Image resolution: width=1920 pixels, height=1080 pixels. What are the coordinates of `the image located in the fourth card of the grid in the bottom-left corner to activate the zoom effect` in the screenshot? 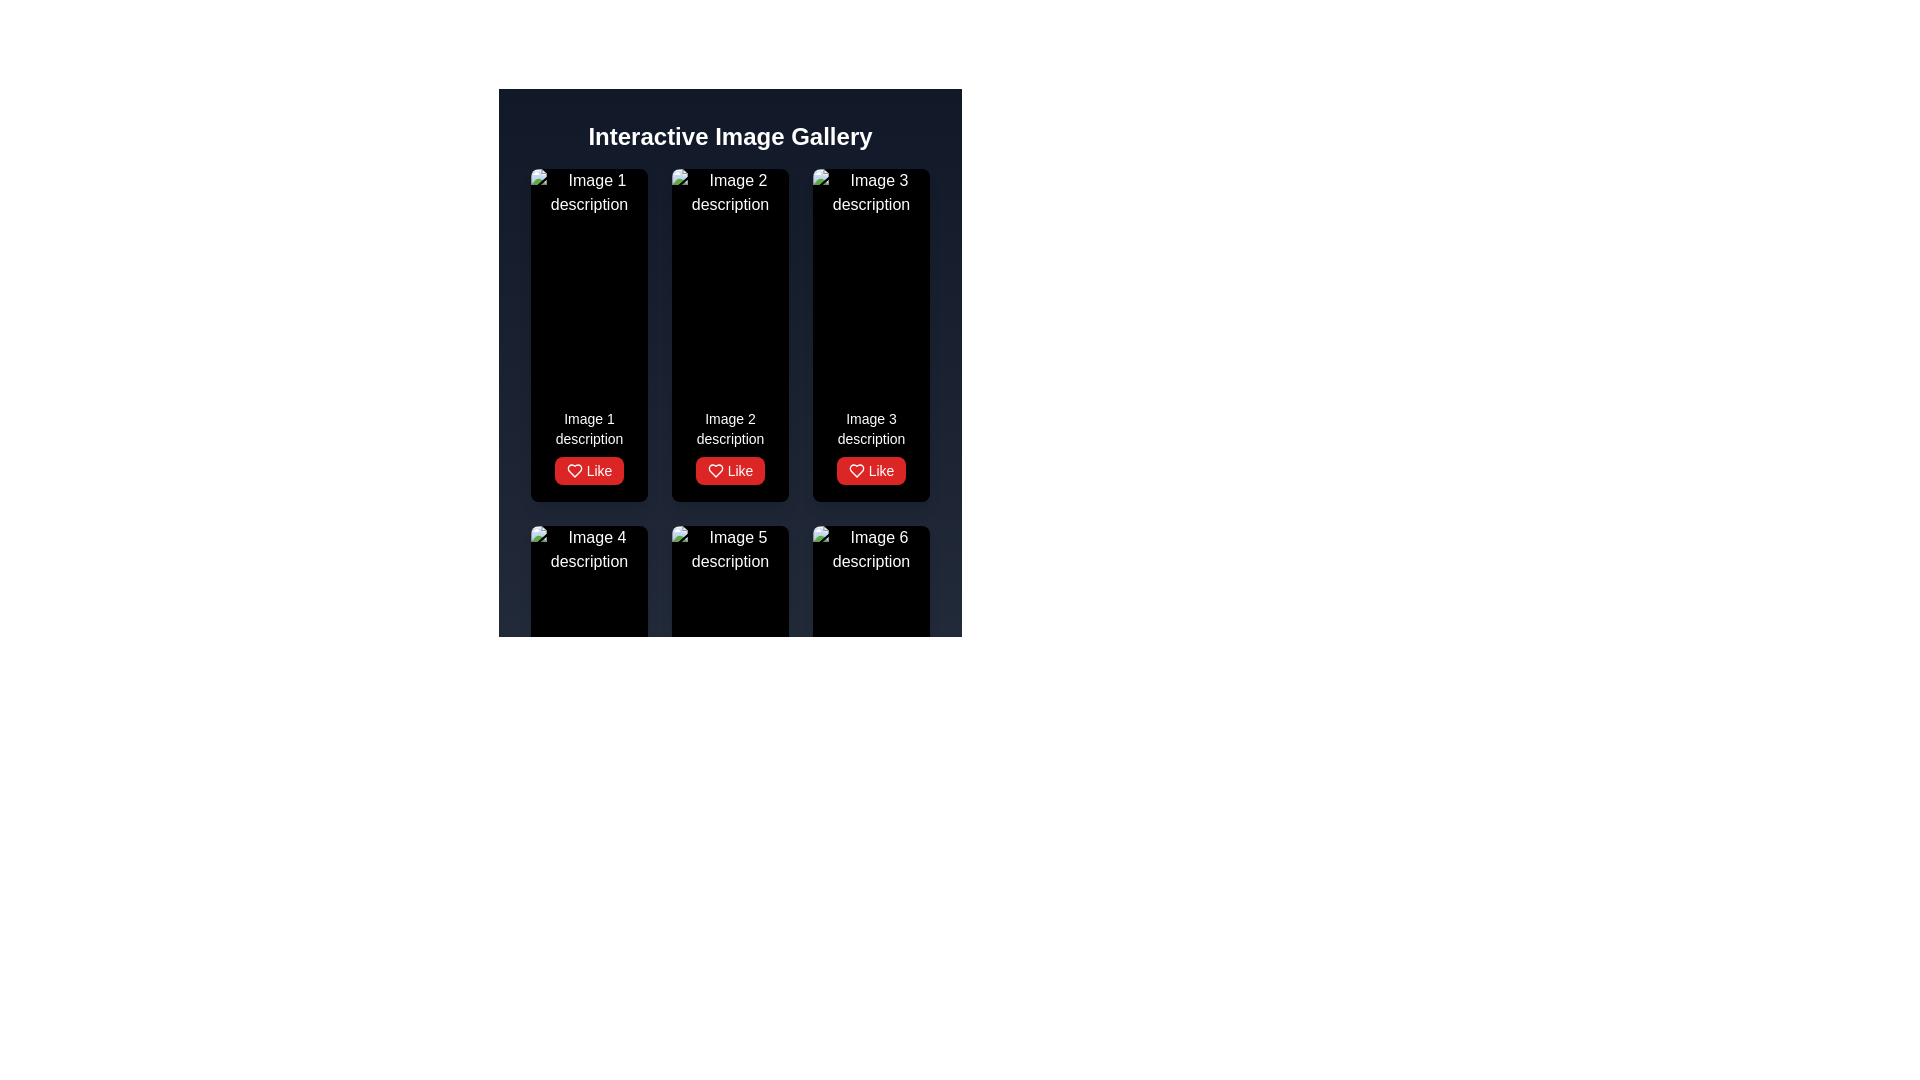 It's located at (588, 637).